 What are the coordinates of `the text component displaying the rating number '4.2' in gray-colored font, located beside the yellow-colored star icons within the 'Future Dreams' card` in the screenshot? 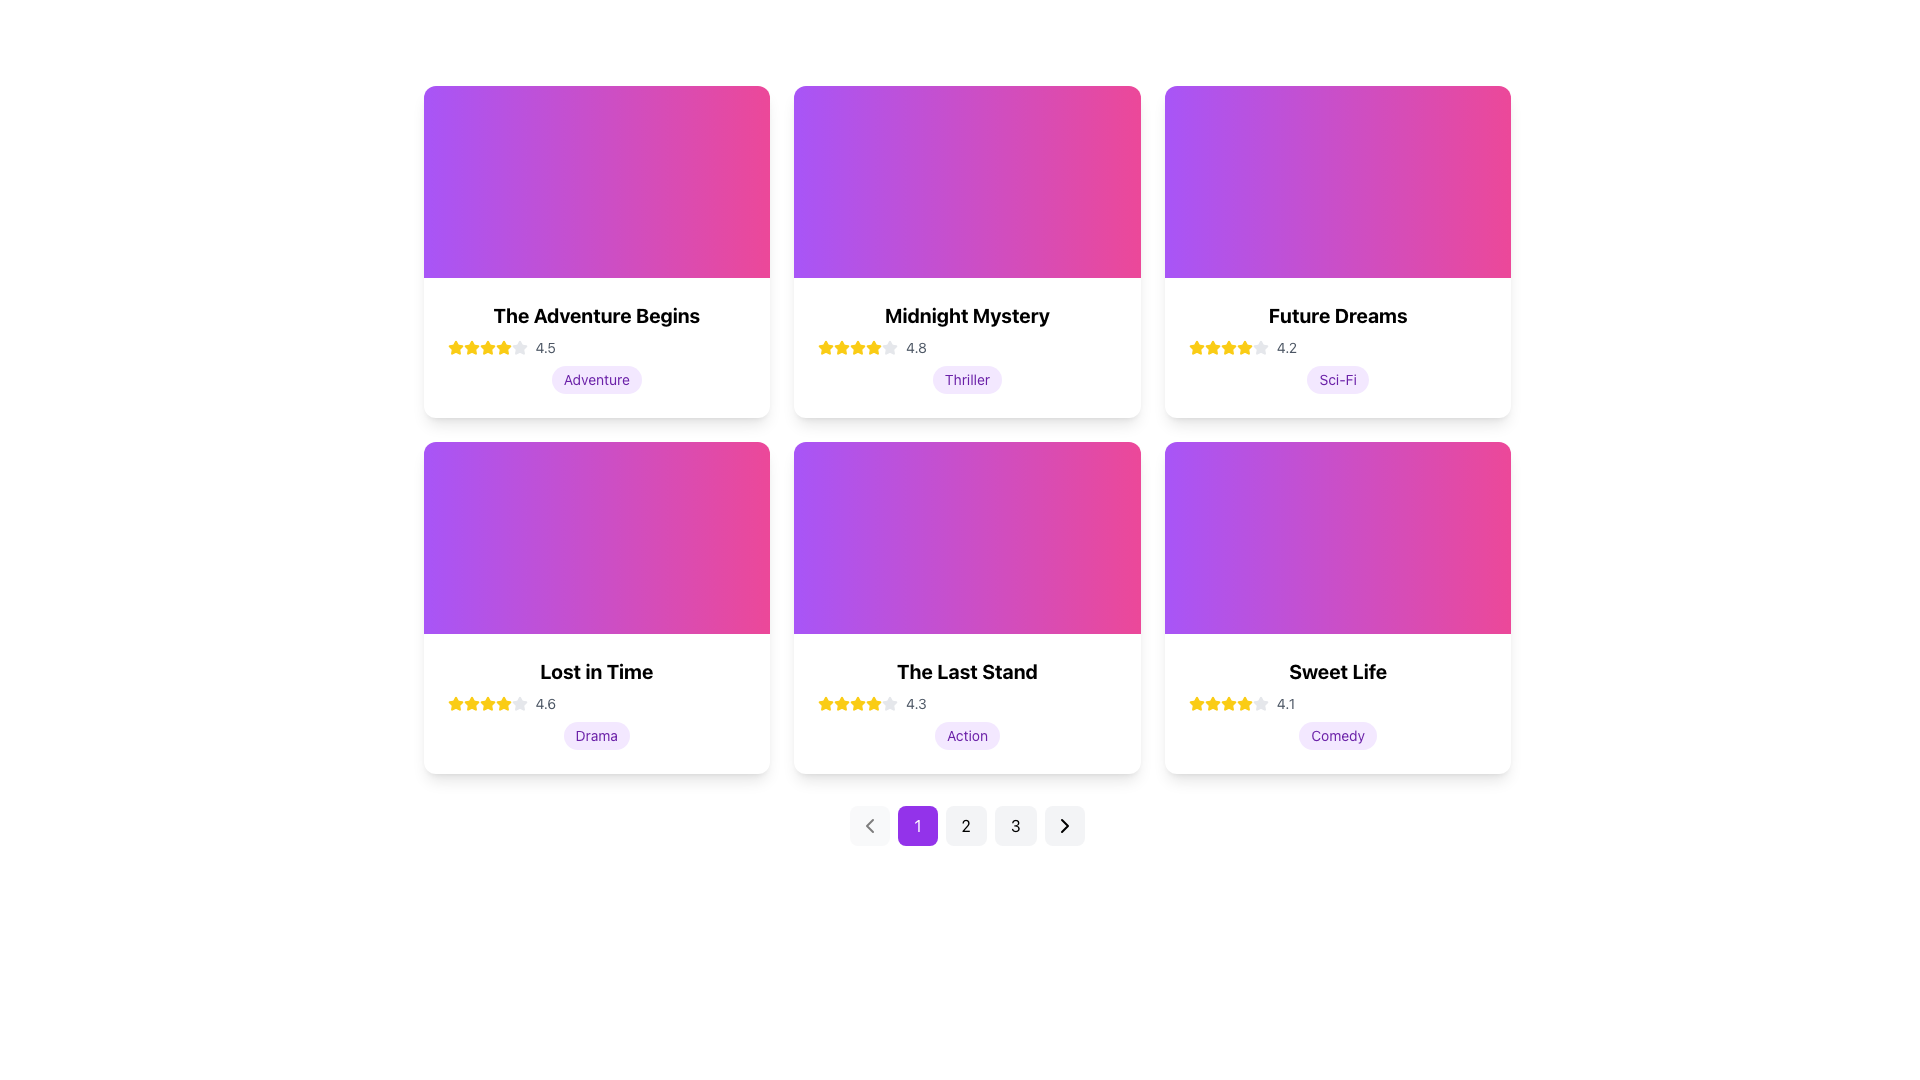 It's located at (1286, 346).